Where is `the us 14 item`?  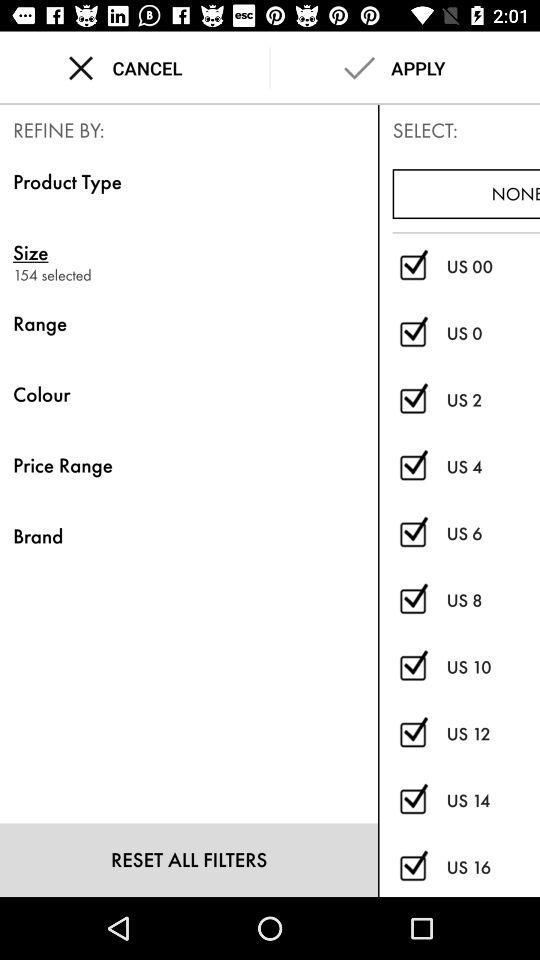 the us 14 item is located at coordinates (492, 801).